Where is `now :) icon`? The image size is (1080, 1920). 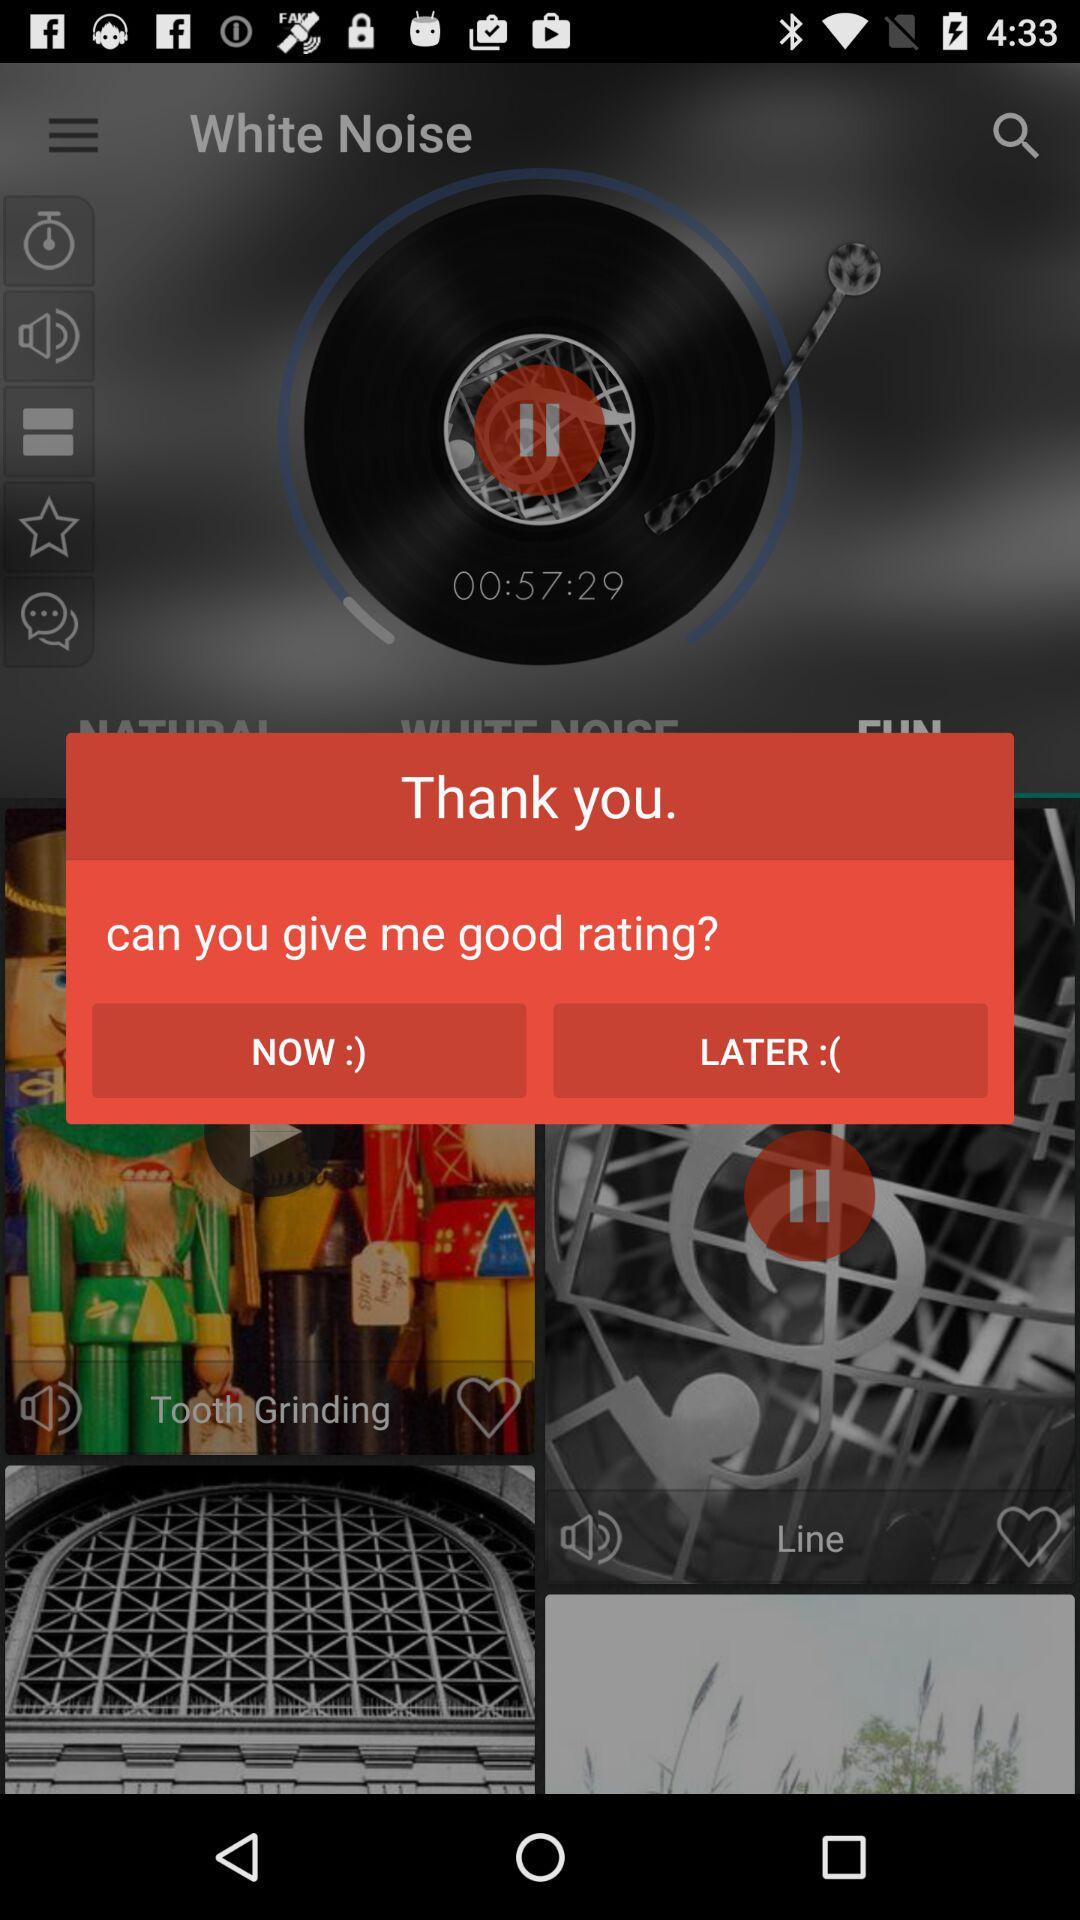
now :) icon is located at coordinates (309, 1049).